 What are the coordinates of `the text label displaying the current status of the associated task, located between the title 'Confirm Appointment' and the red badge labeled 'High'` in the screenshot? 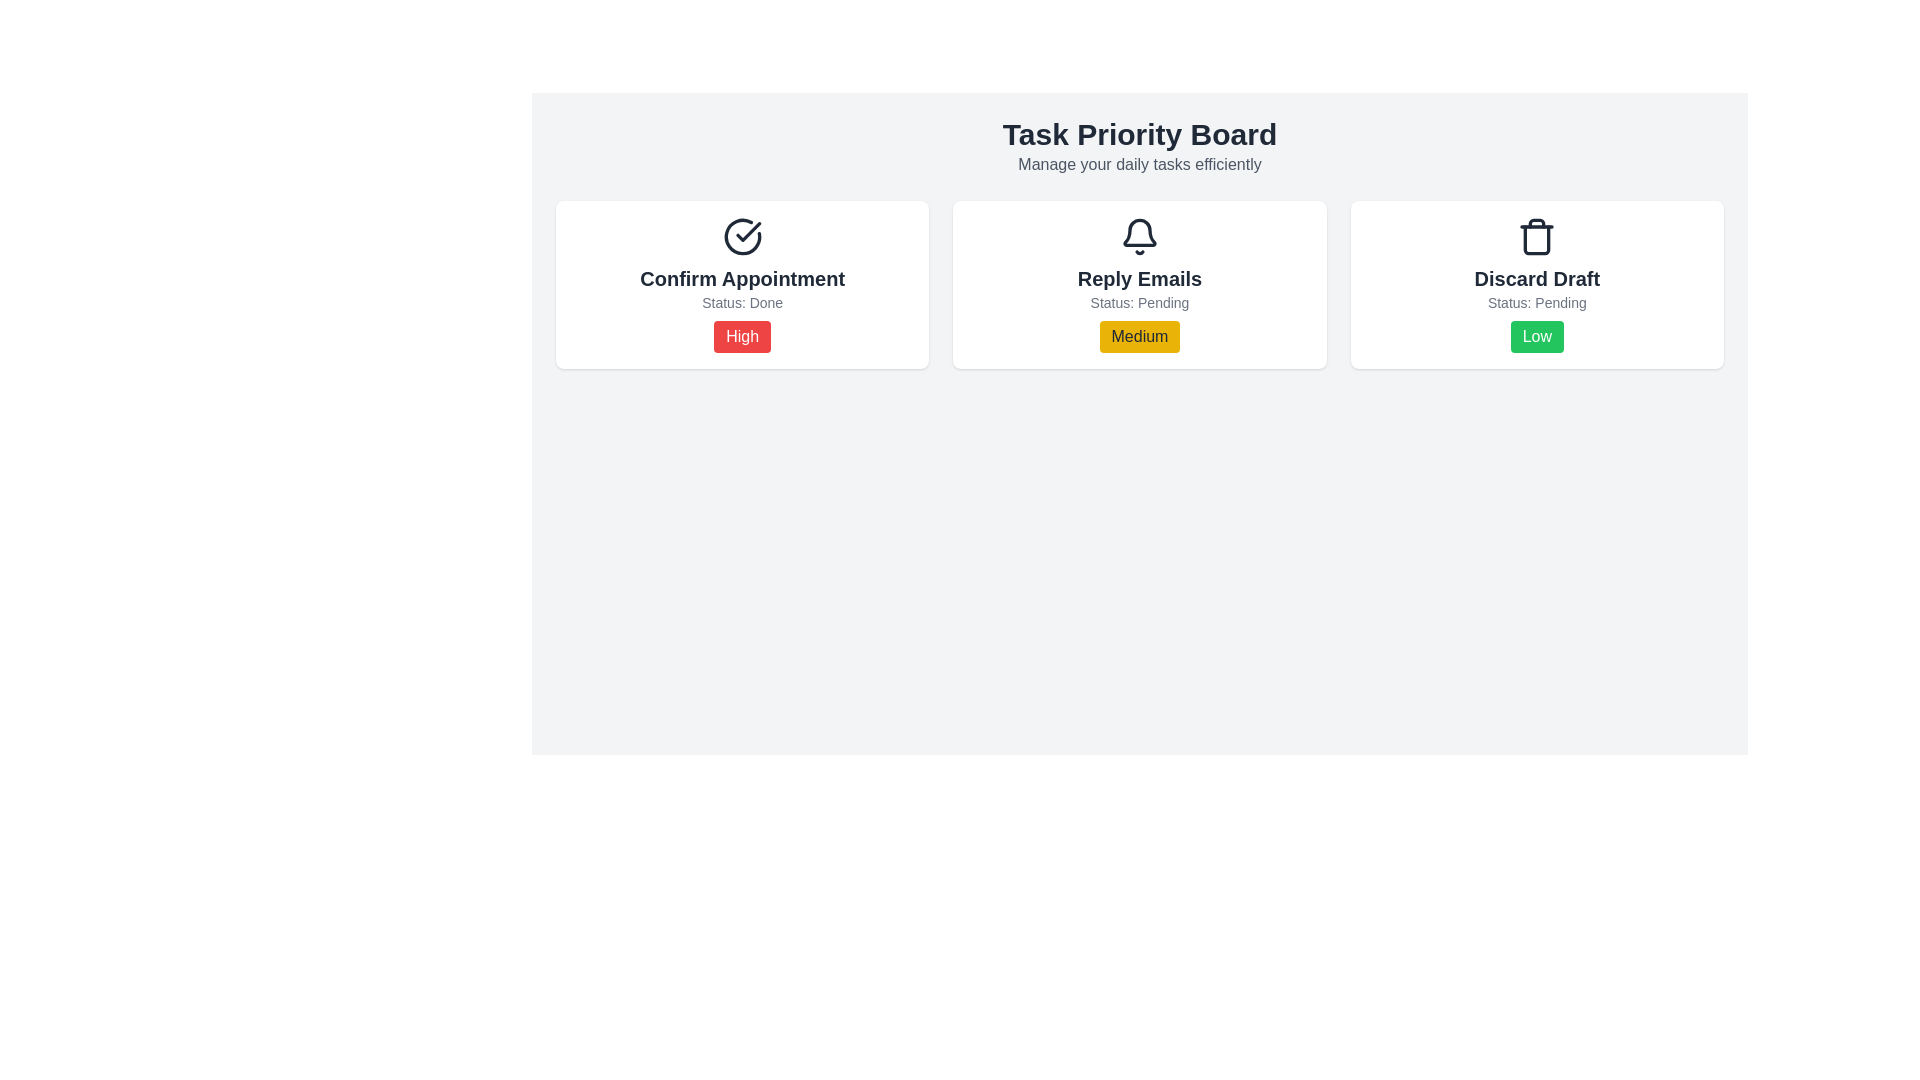 It's located at (741, 303).